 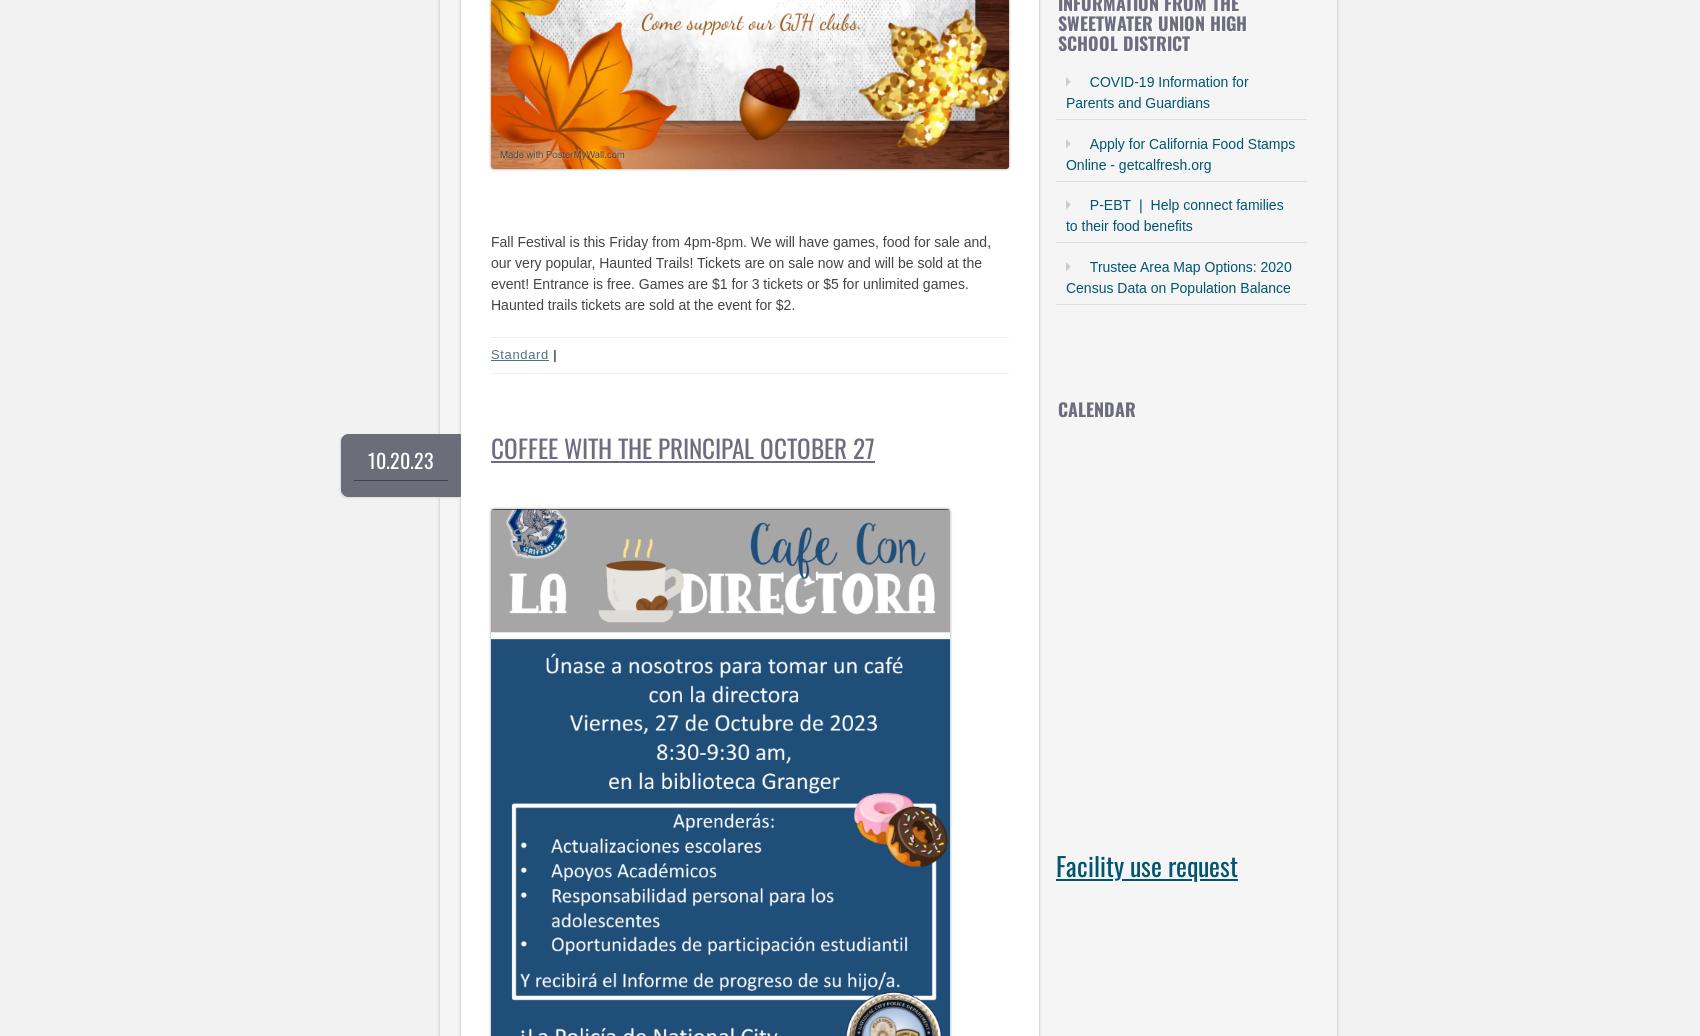 I want to click on 'Standard', so click(x=490, y=354).